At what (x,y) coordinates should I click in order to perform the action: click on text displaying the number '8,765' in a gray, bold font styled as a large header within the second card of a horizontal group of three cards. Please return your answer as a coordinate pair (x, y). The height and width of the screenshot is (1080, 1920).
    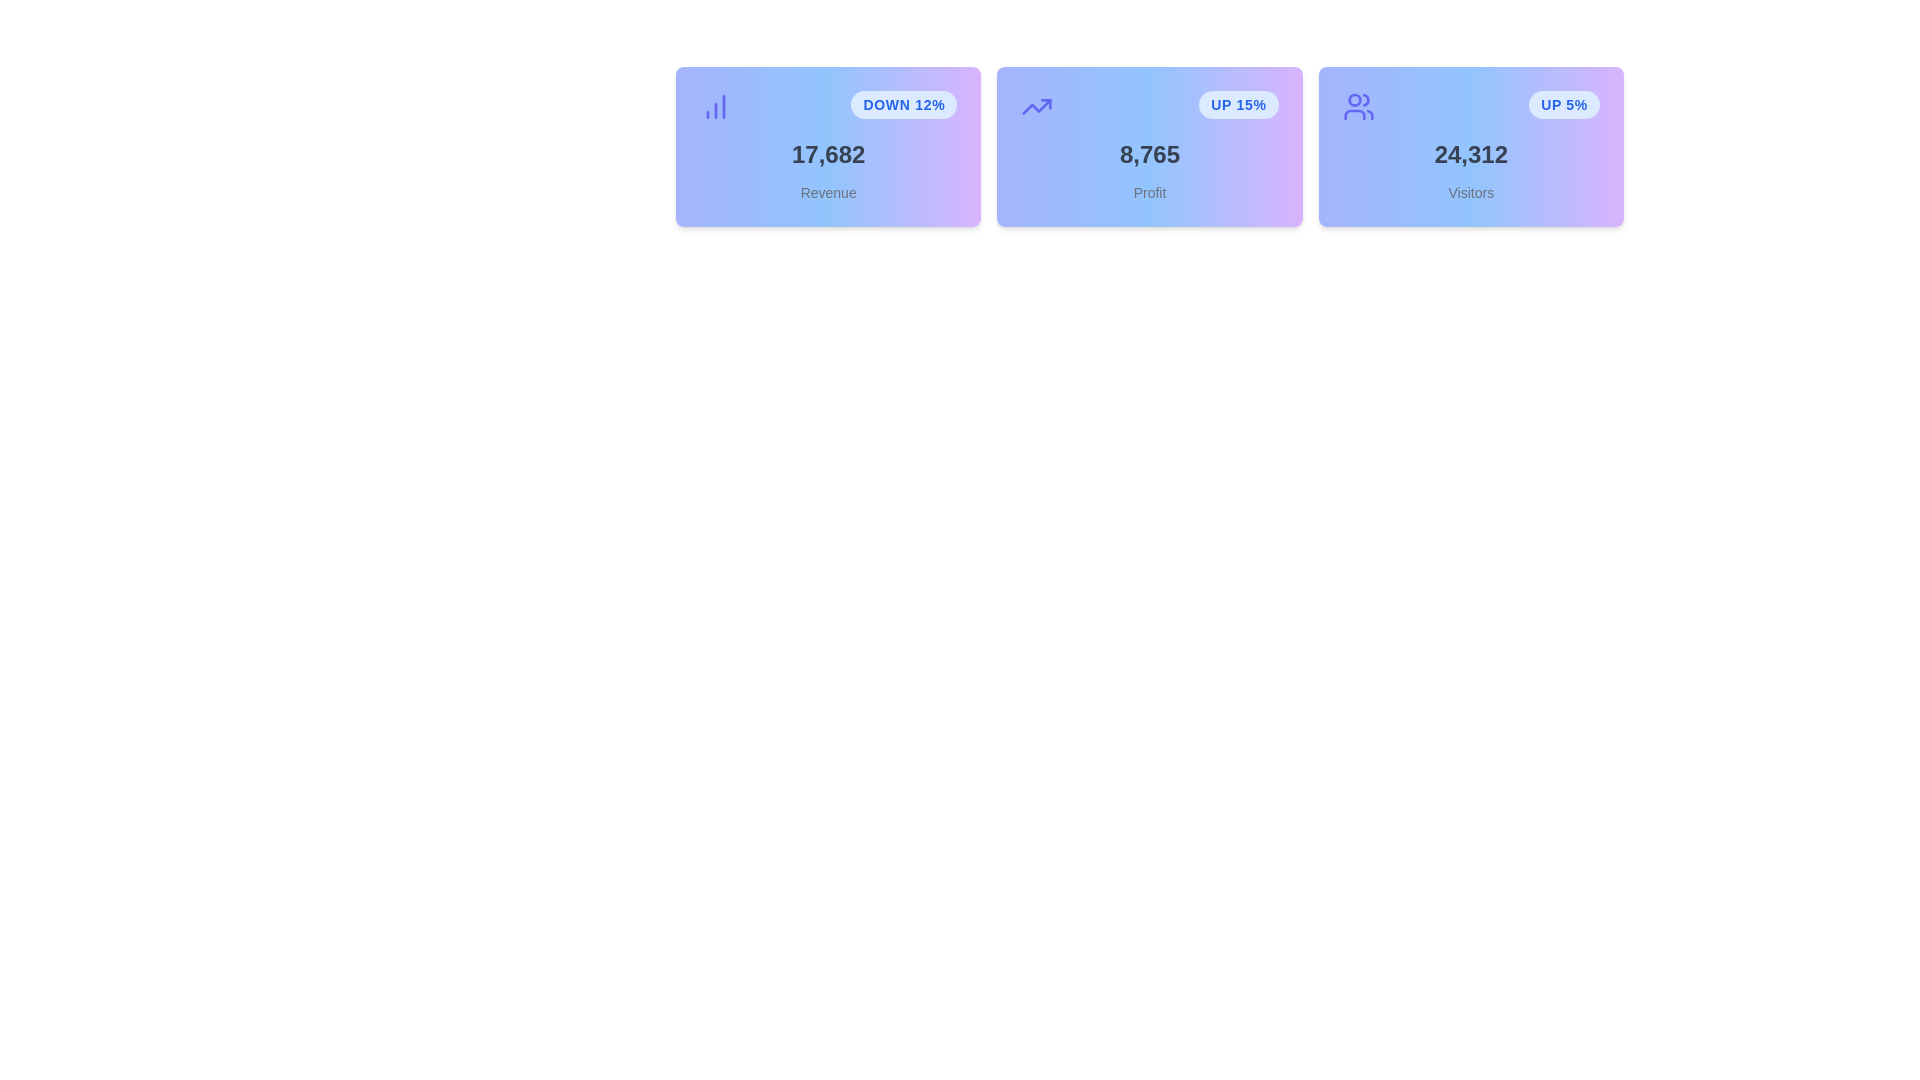
    Looking at the image, I should click on (1150, 153).